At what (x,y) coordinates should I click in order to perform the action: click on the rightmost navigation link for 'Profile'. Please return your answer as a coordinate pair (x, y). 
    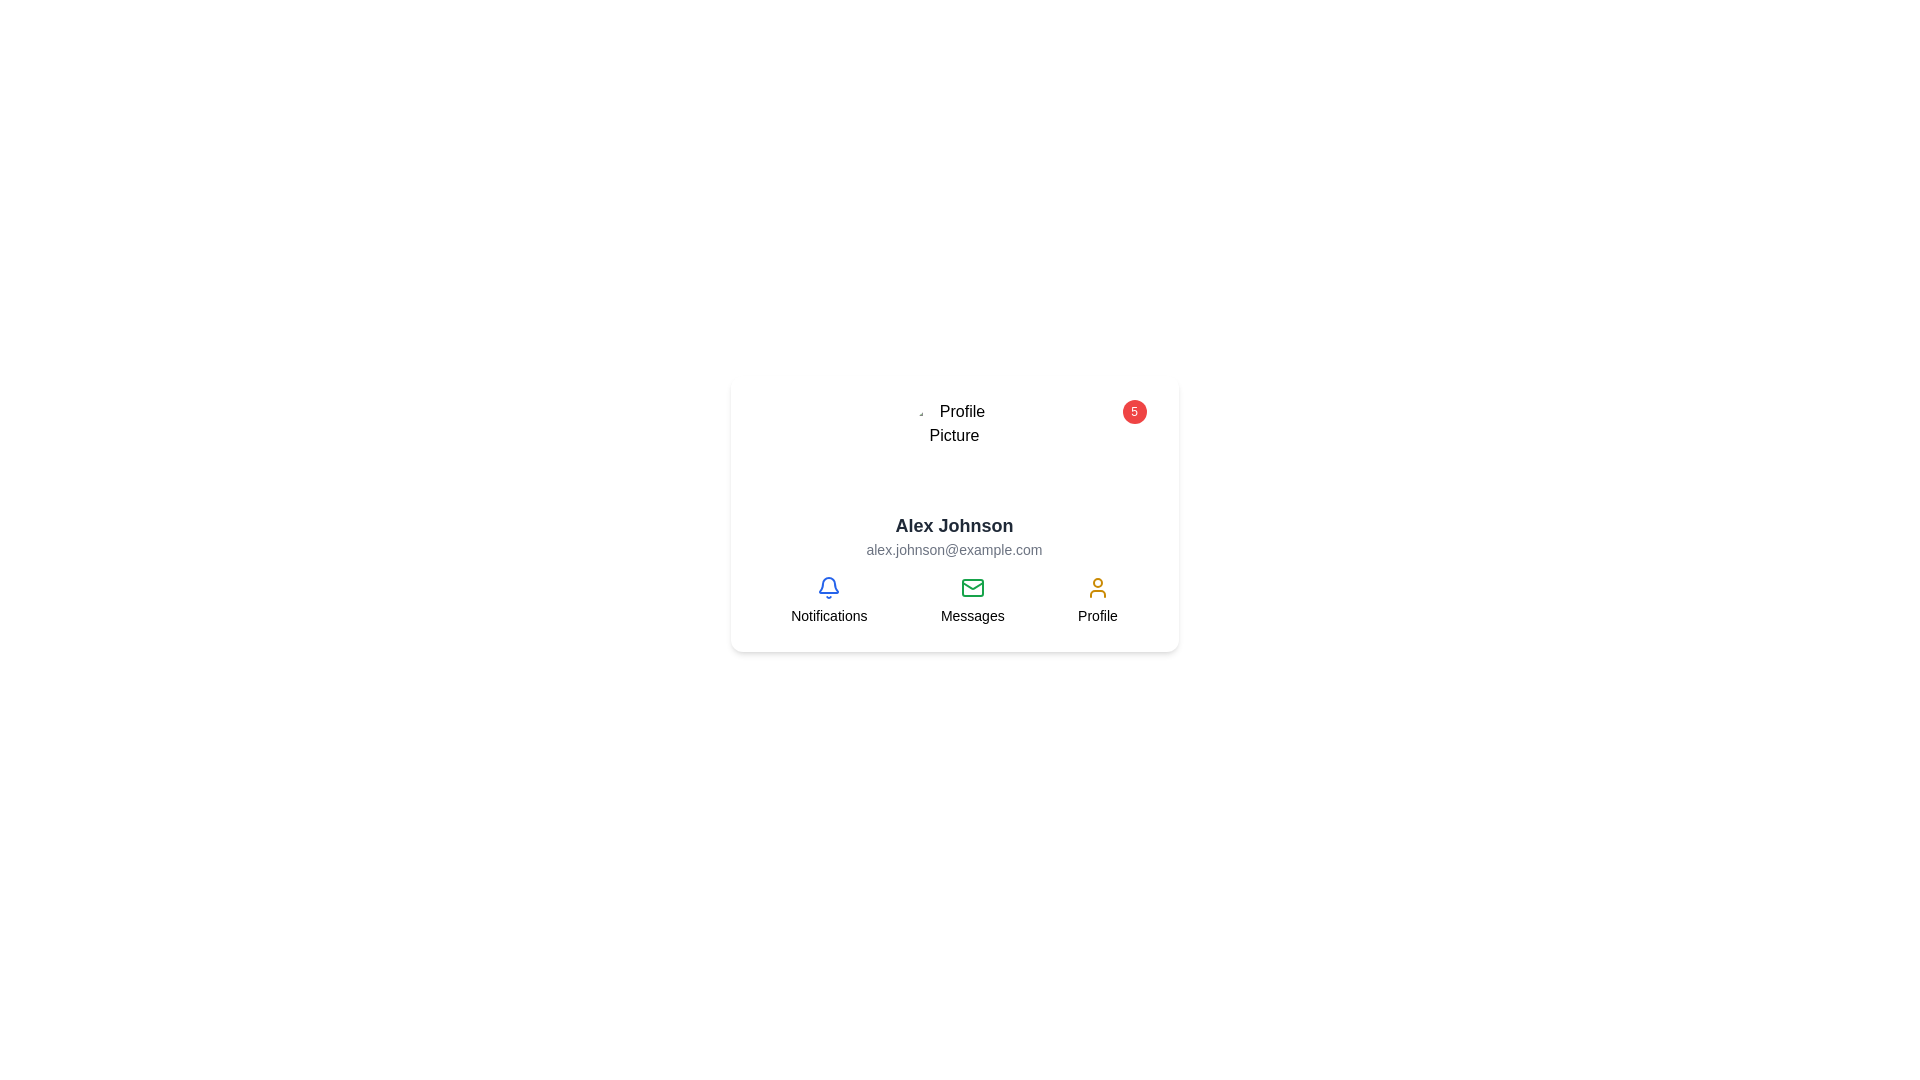
    Looking at the image, I should click on (1096, 600).